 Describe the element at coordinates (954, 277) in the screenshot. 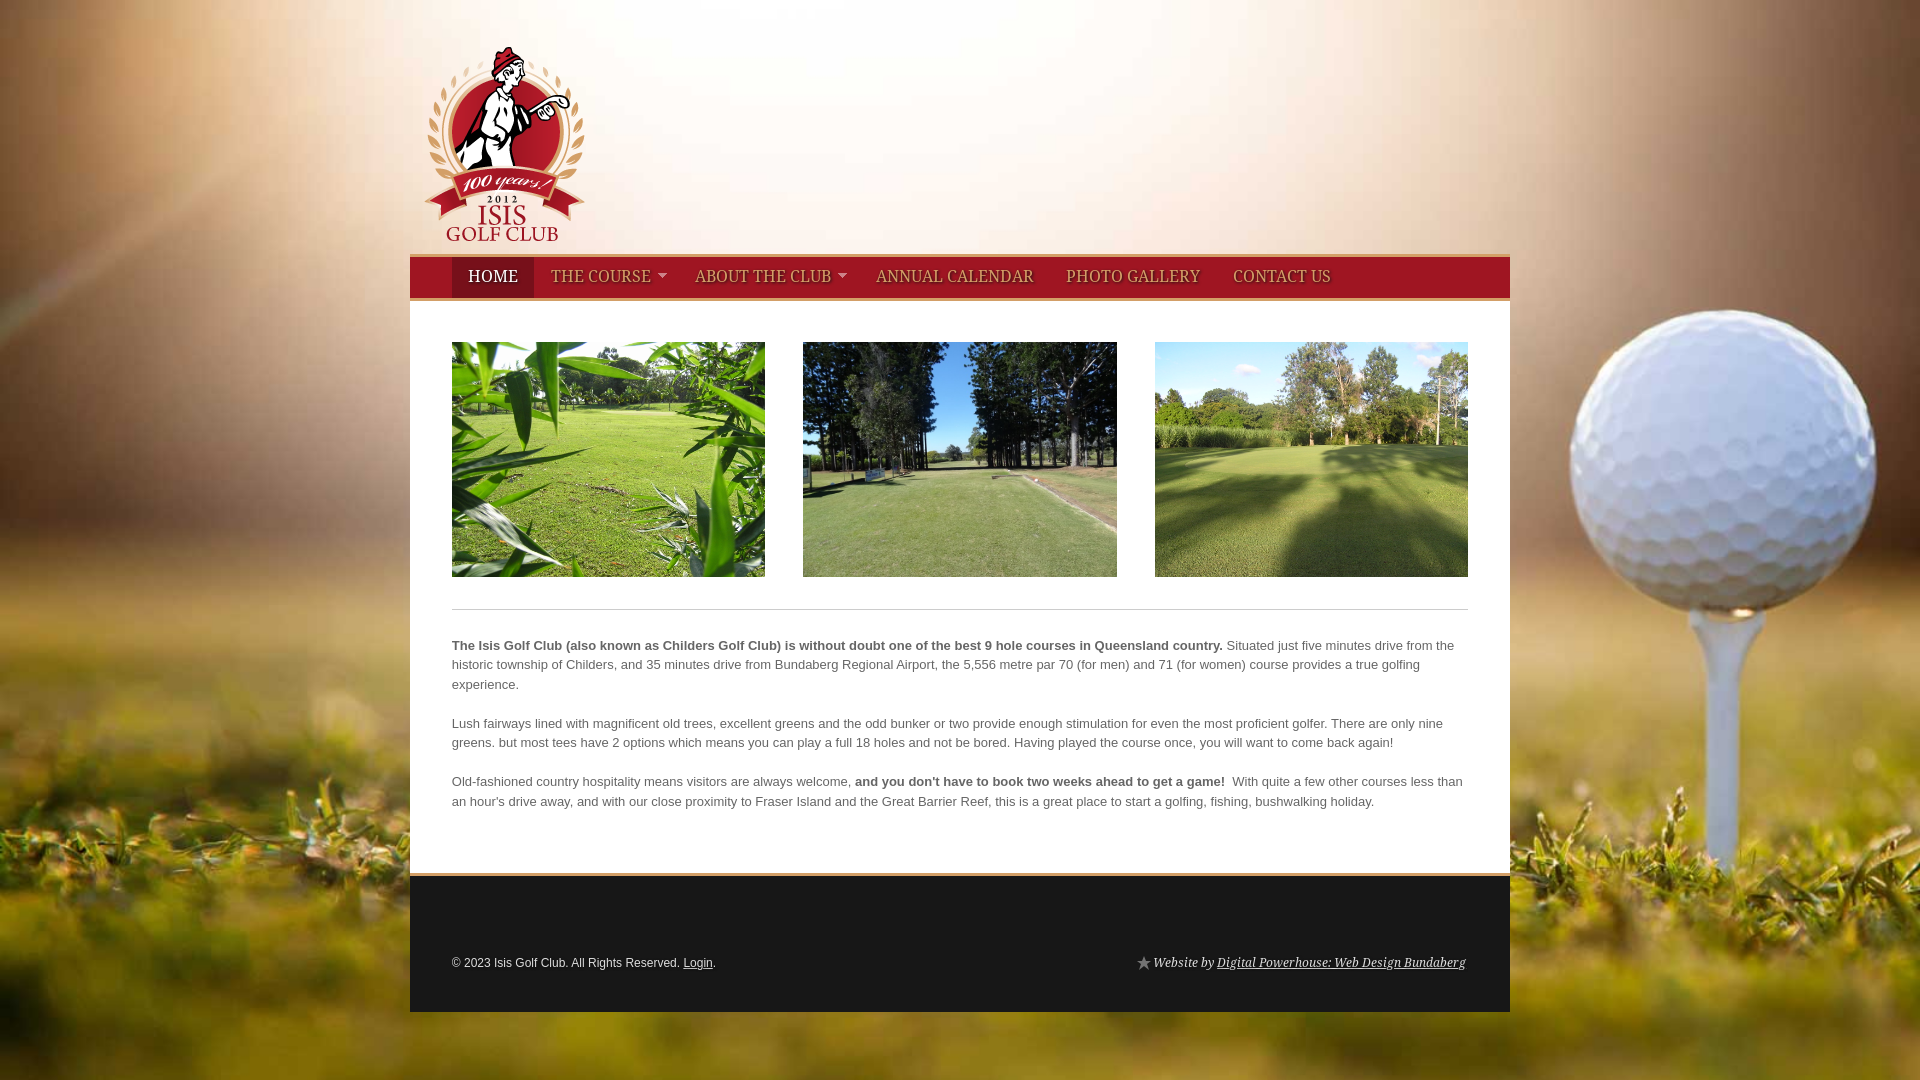

I see `'ANNUAL CALENDAR'` at that location.